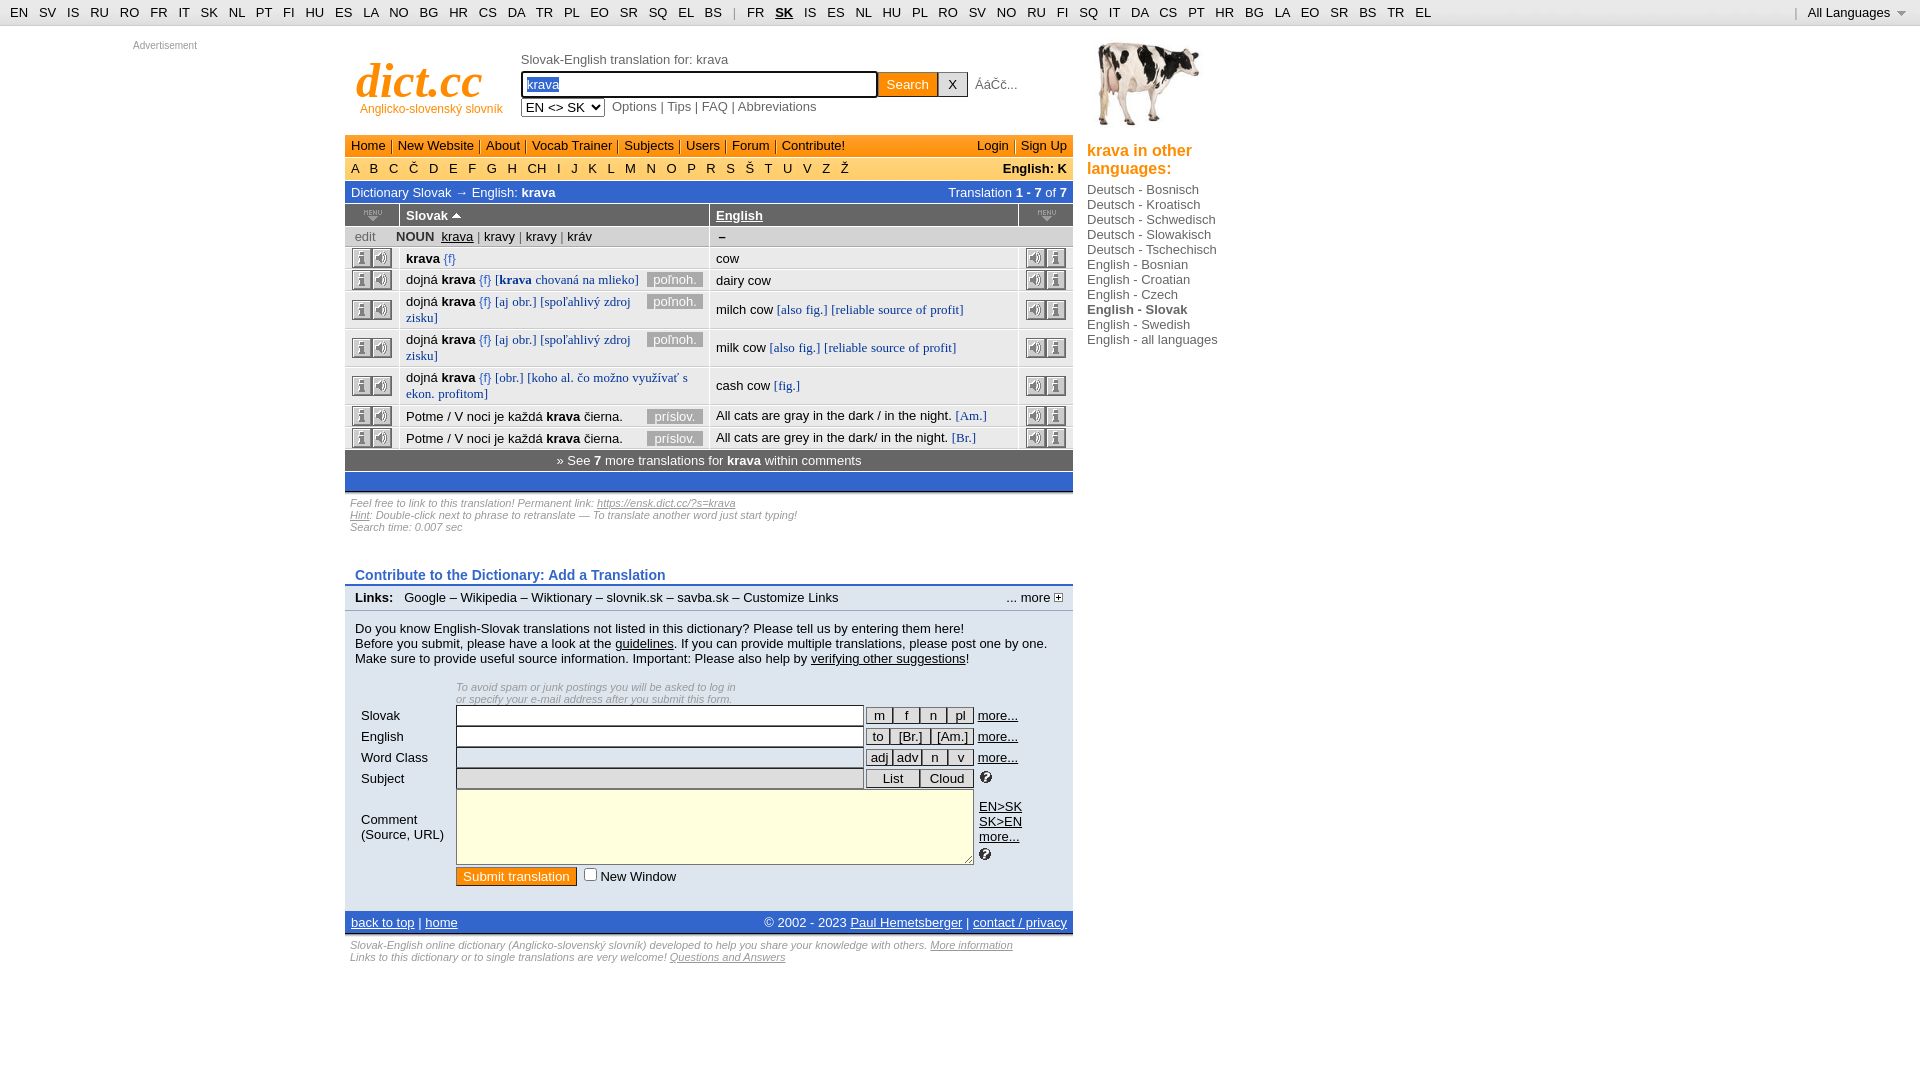 This screenshot has height=1080, width=1920. What do you see at coordinates (360, 514) in the screenshot?
I see `'Hint'` at bounding box center [360, 514].